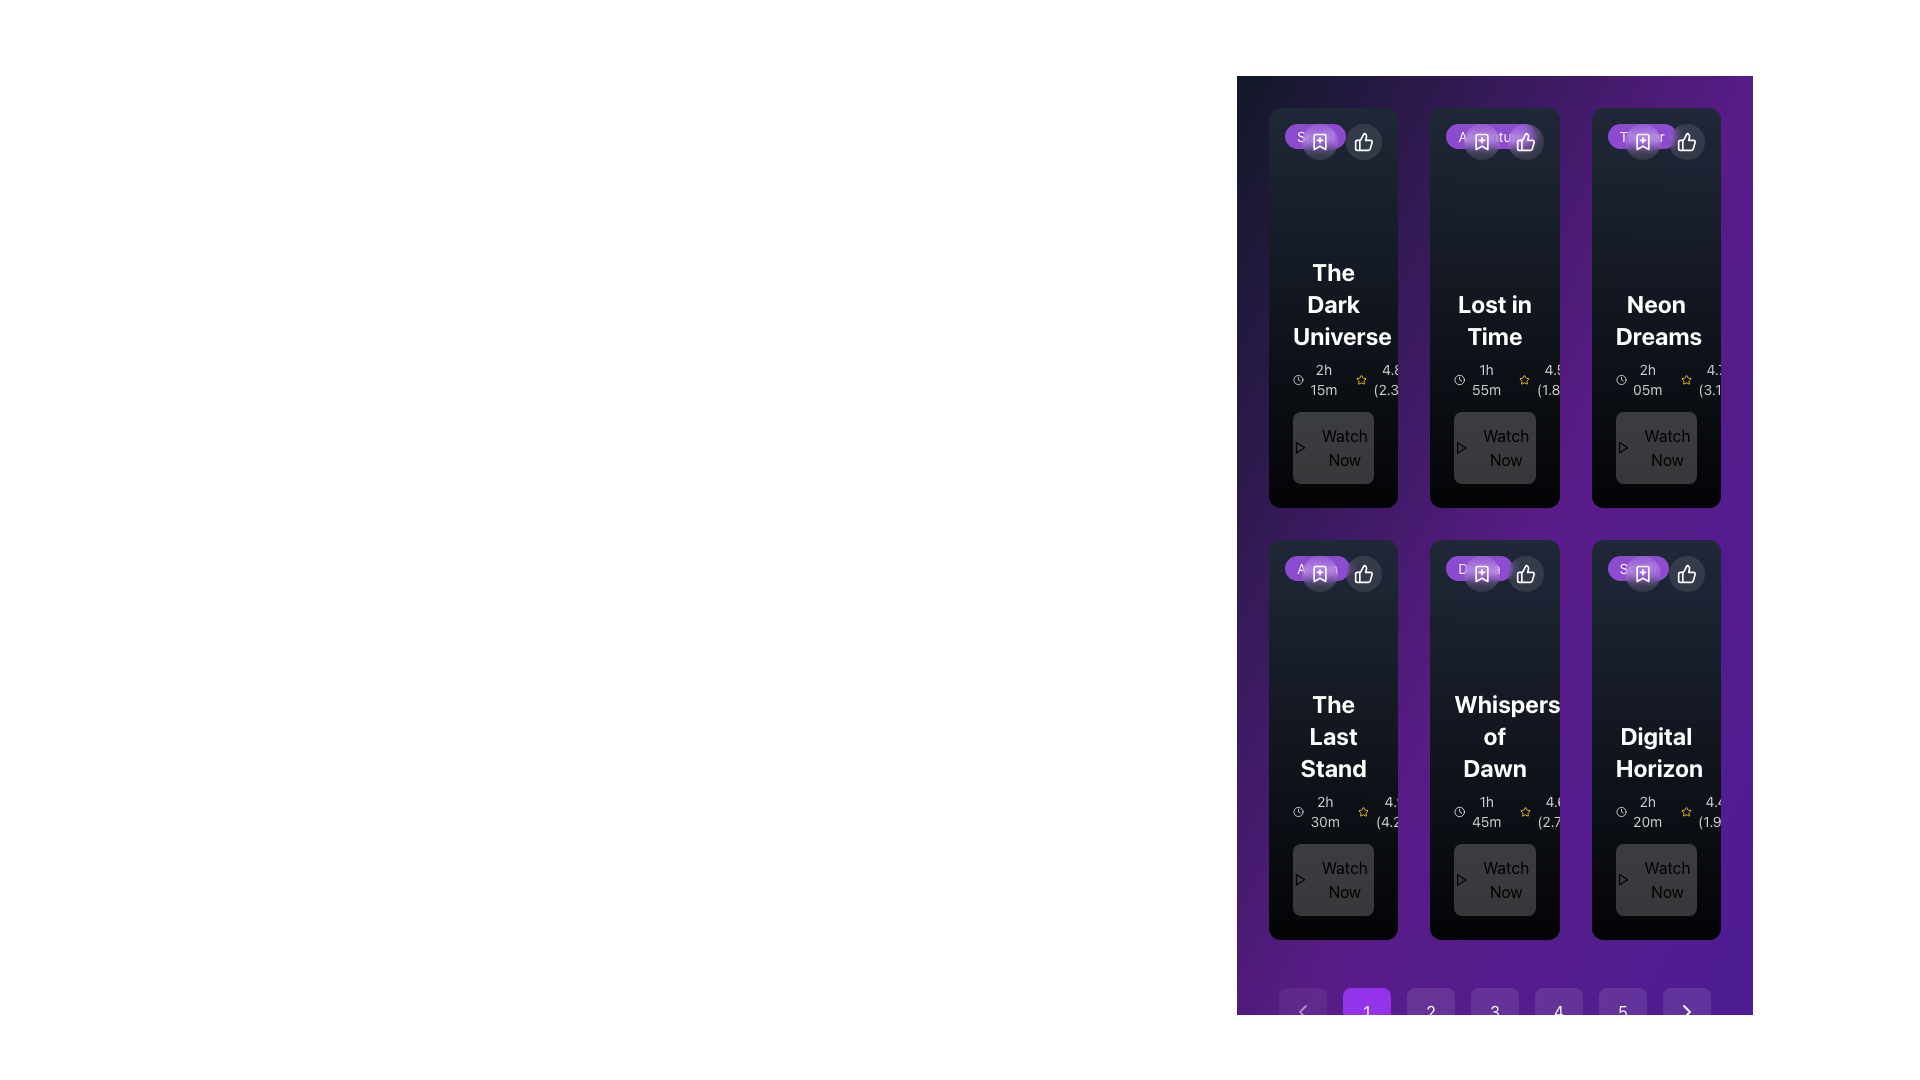 This screenshot has height=1080, width=1920. Describe the element at coordinates (1642, 574) in the screenshot. I see `the Bookmark Icon located in the top-right section of the 'Digital Horizon' card to bookmark the item` at that location.